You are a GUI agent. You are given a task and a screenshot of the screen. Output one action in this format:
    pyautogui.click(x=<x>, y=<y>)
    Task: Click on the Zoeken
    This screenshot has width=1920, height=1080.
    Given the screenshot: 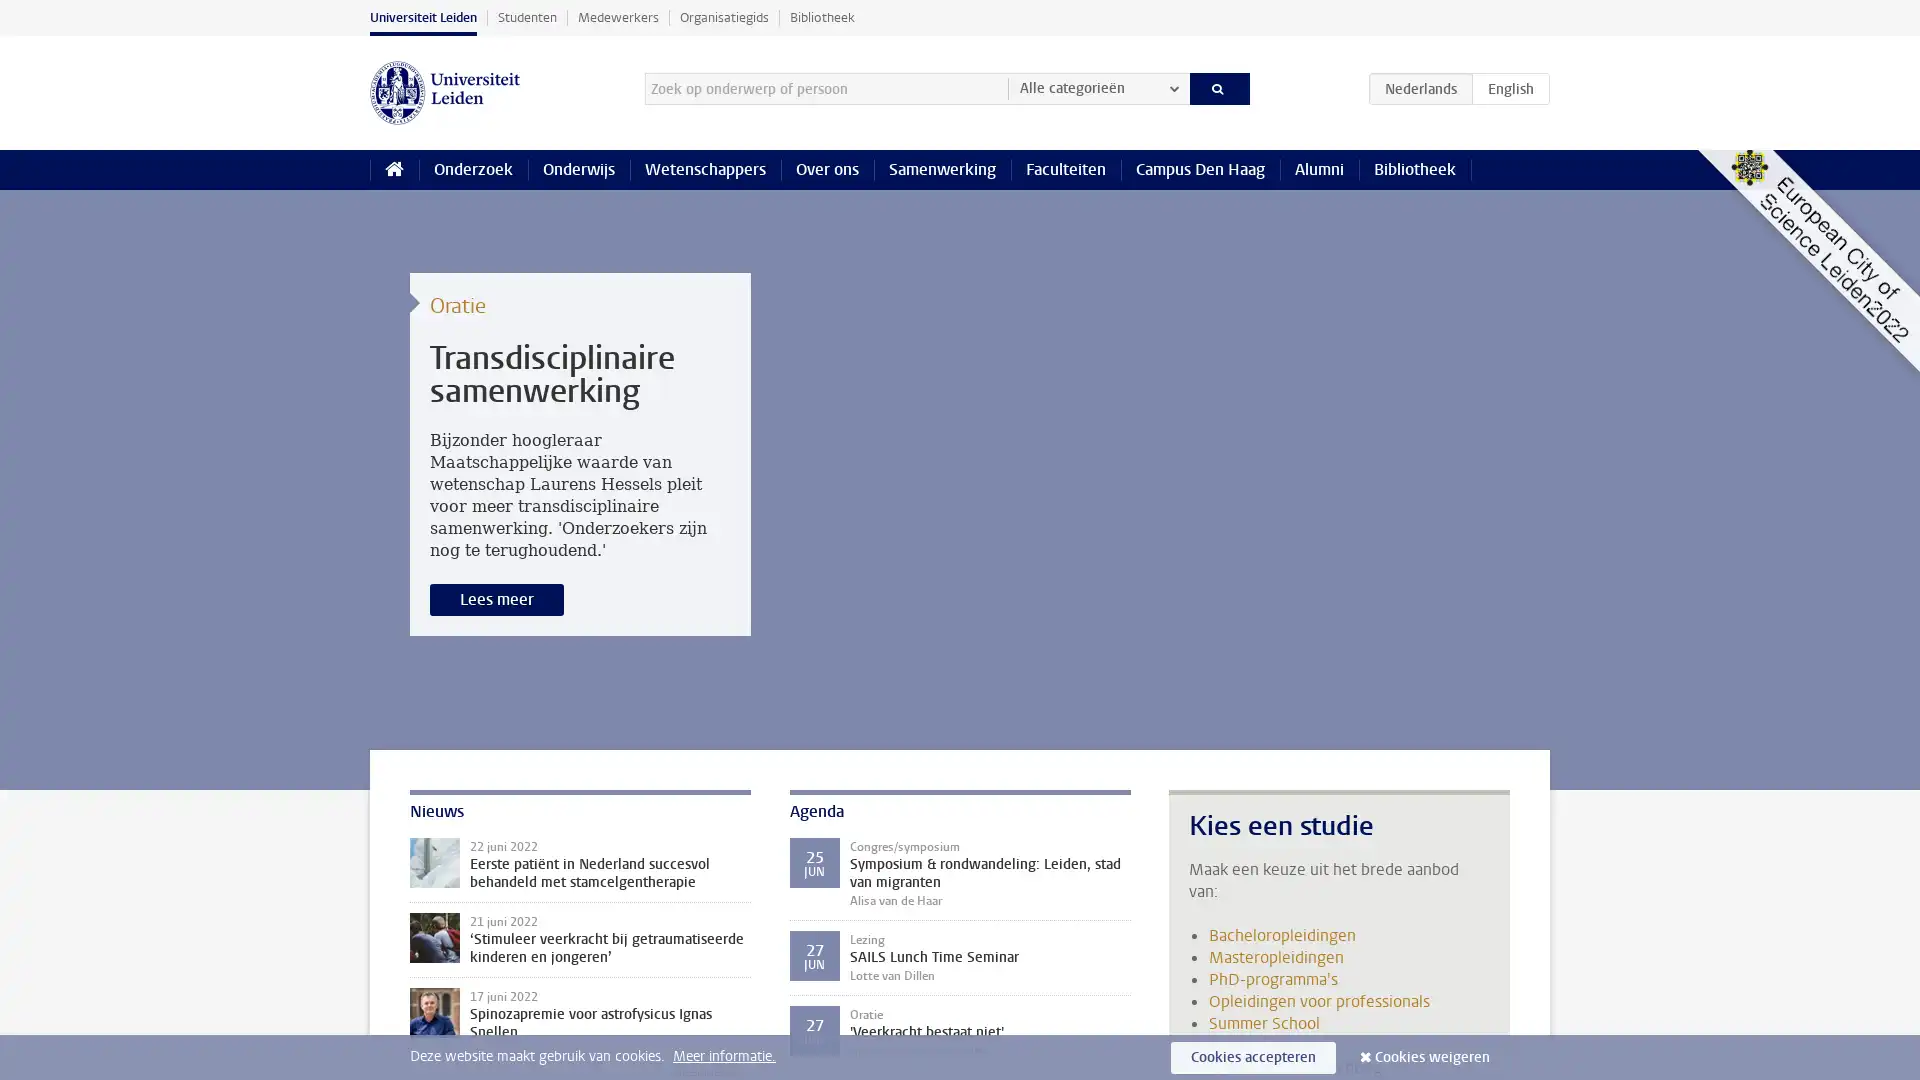 What is the action you would take?
    pyautogui.click(x=1218, y=87)
    